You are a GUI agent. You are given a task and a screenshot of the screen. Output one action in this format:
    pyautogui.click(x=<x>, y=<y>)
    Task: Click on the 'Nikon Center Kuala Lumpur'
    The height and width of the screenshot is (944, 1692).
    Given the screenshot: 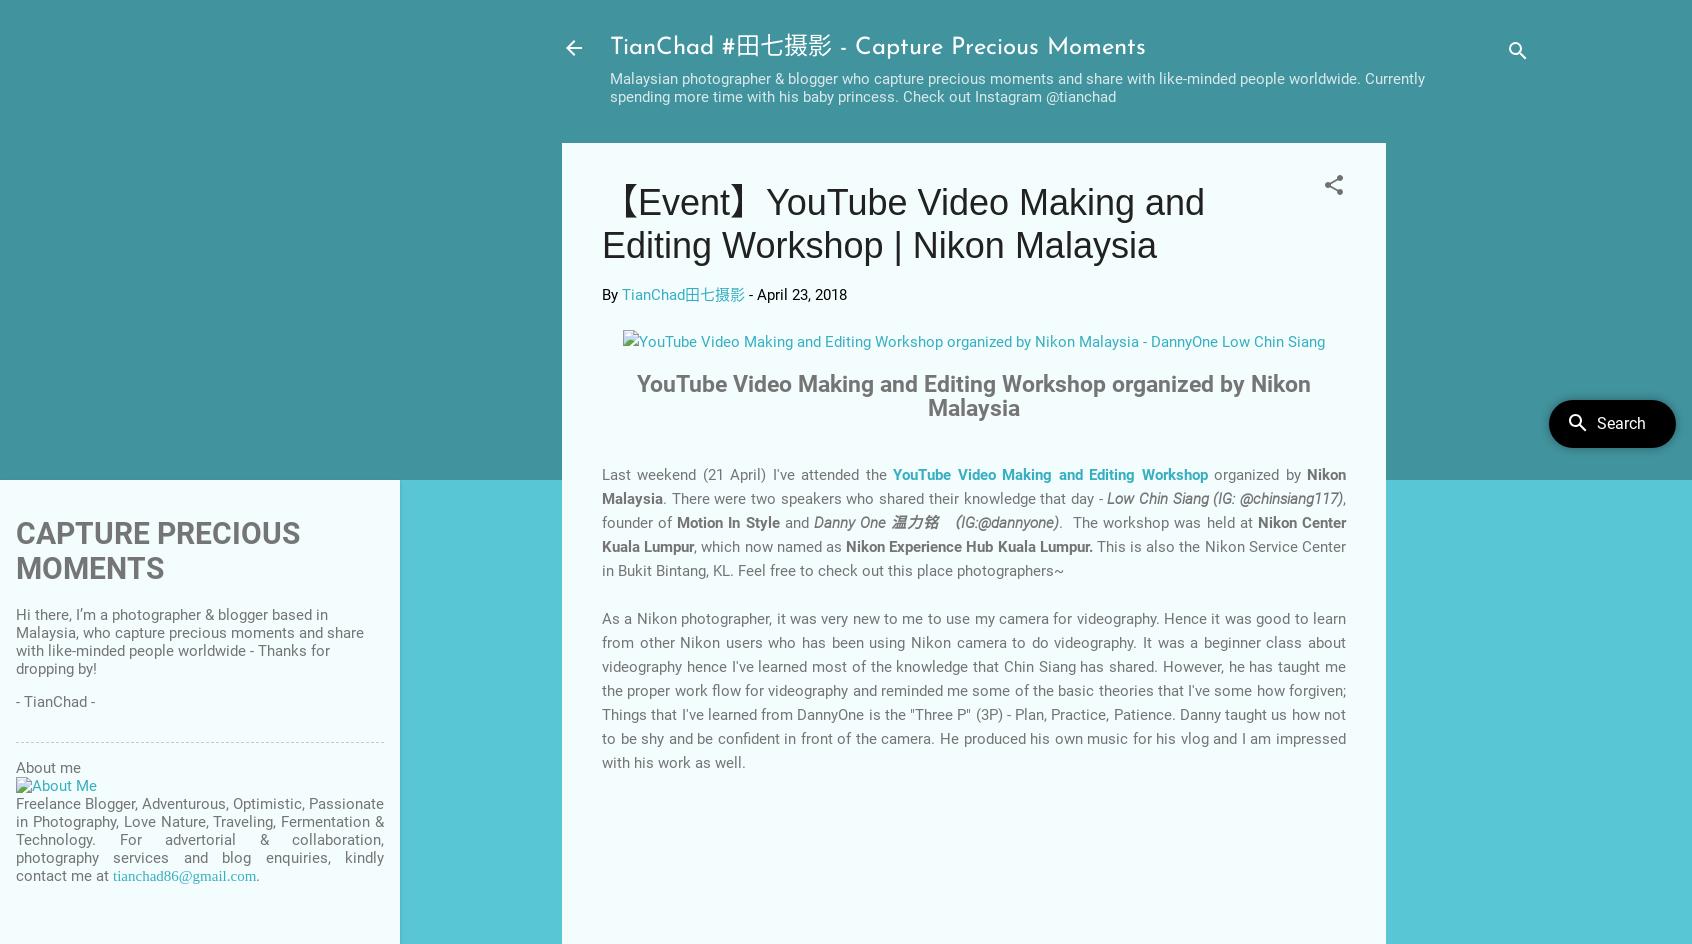 What is the action you would take?
    pyautogui.click(x=974, y=533)
    